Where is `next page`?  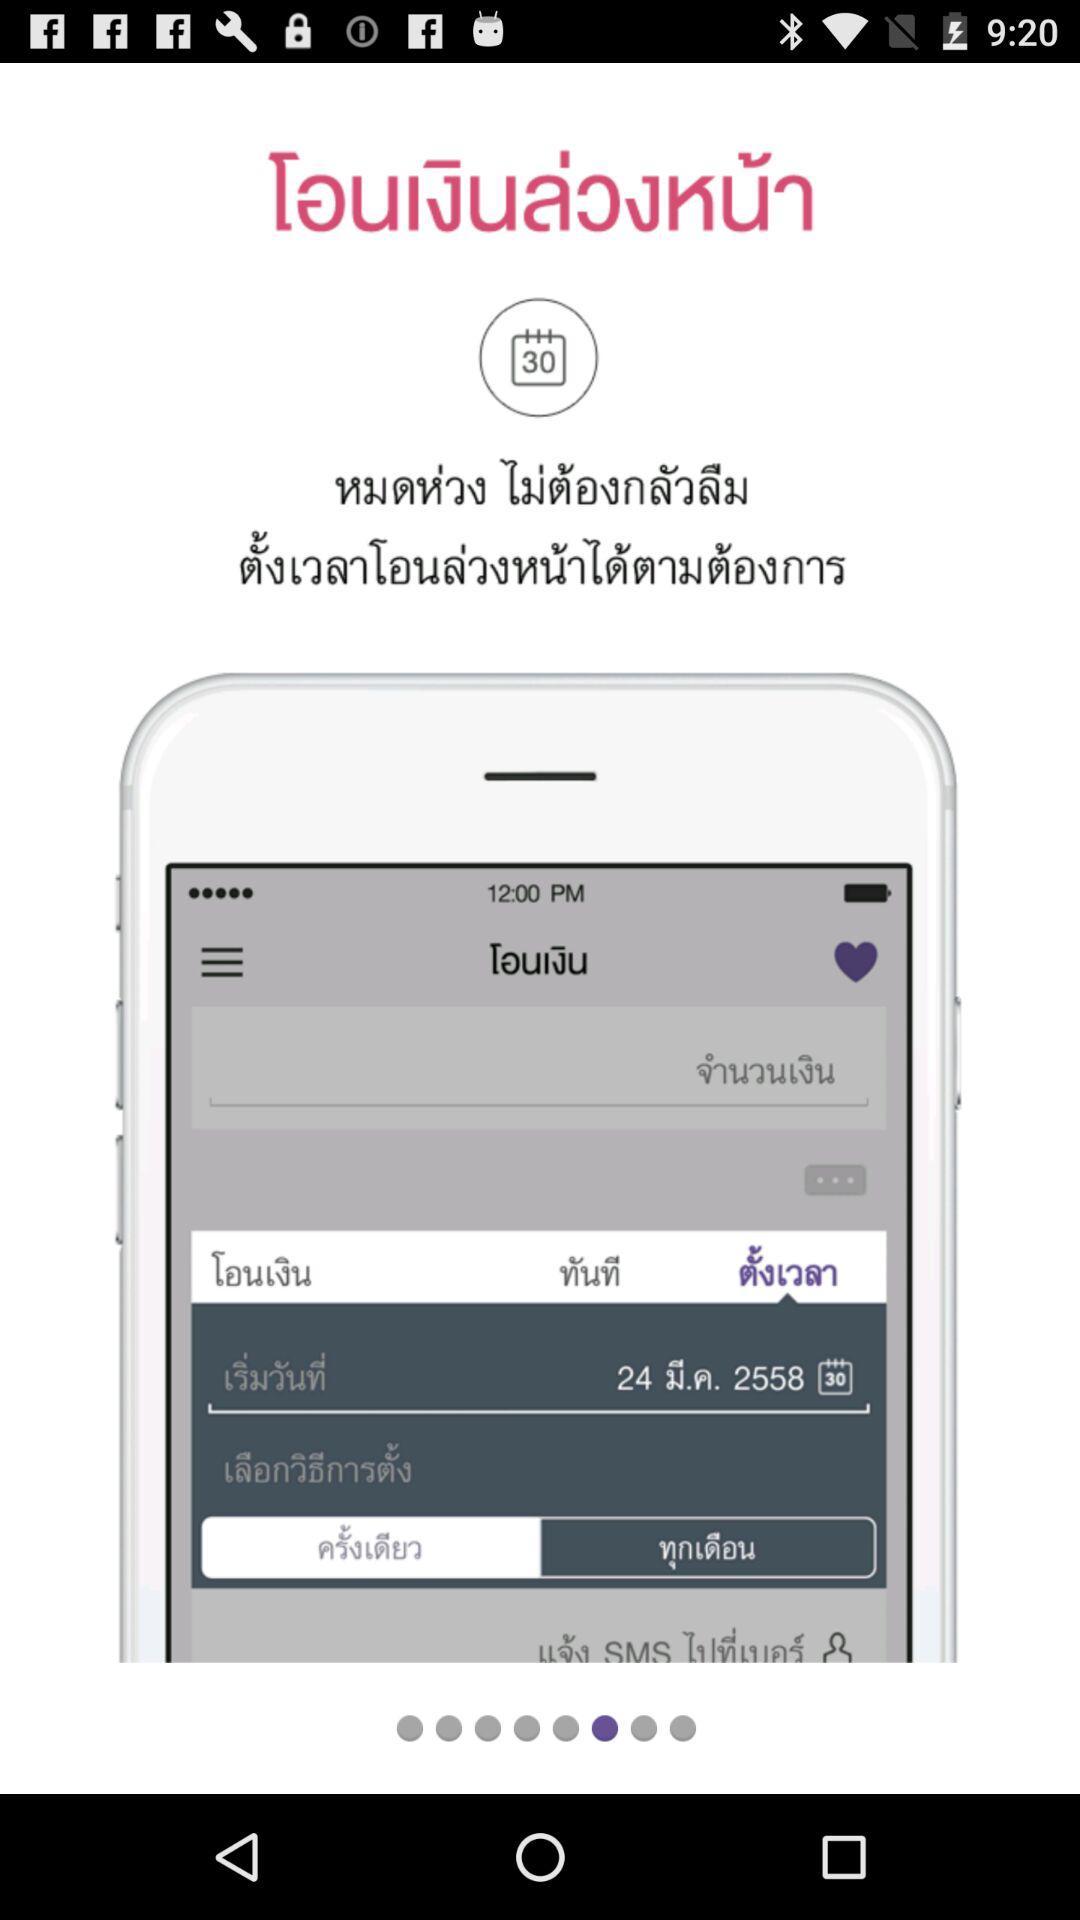 next page is located at coordinates (643, 1727).